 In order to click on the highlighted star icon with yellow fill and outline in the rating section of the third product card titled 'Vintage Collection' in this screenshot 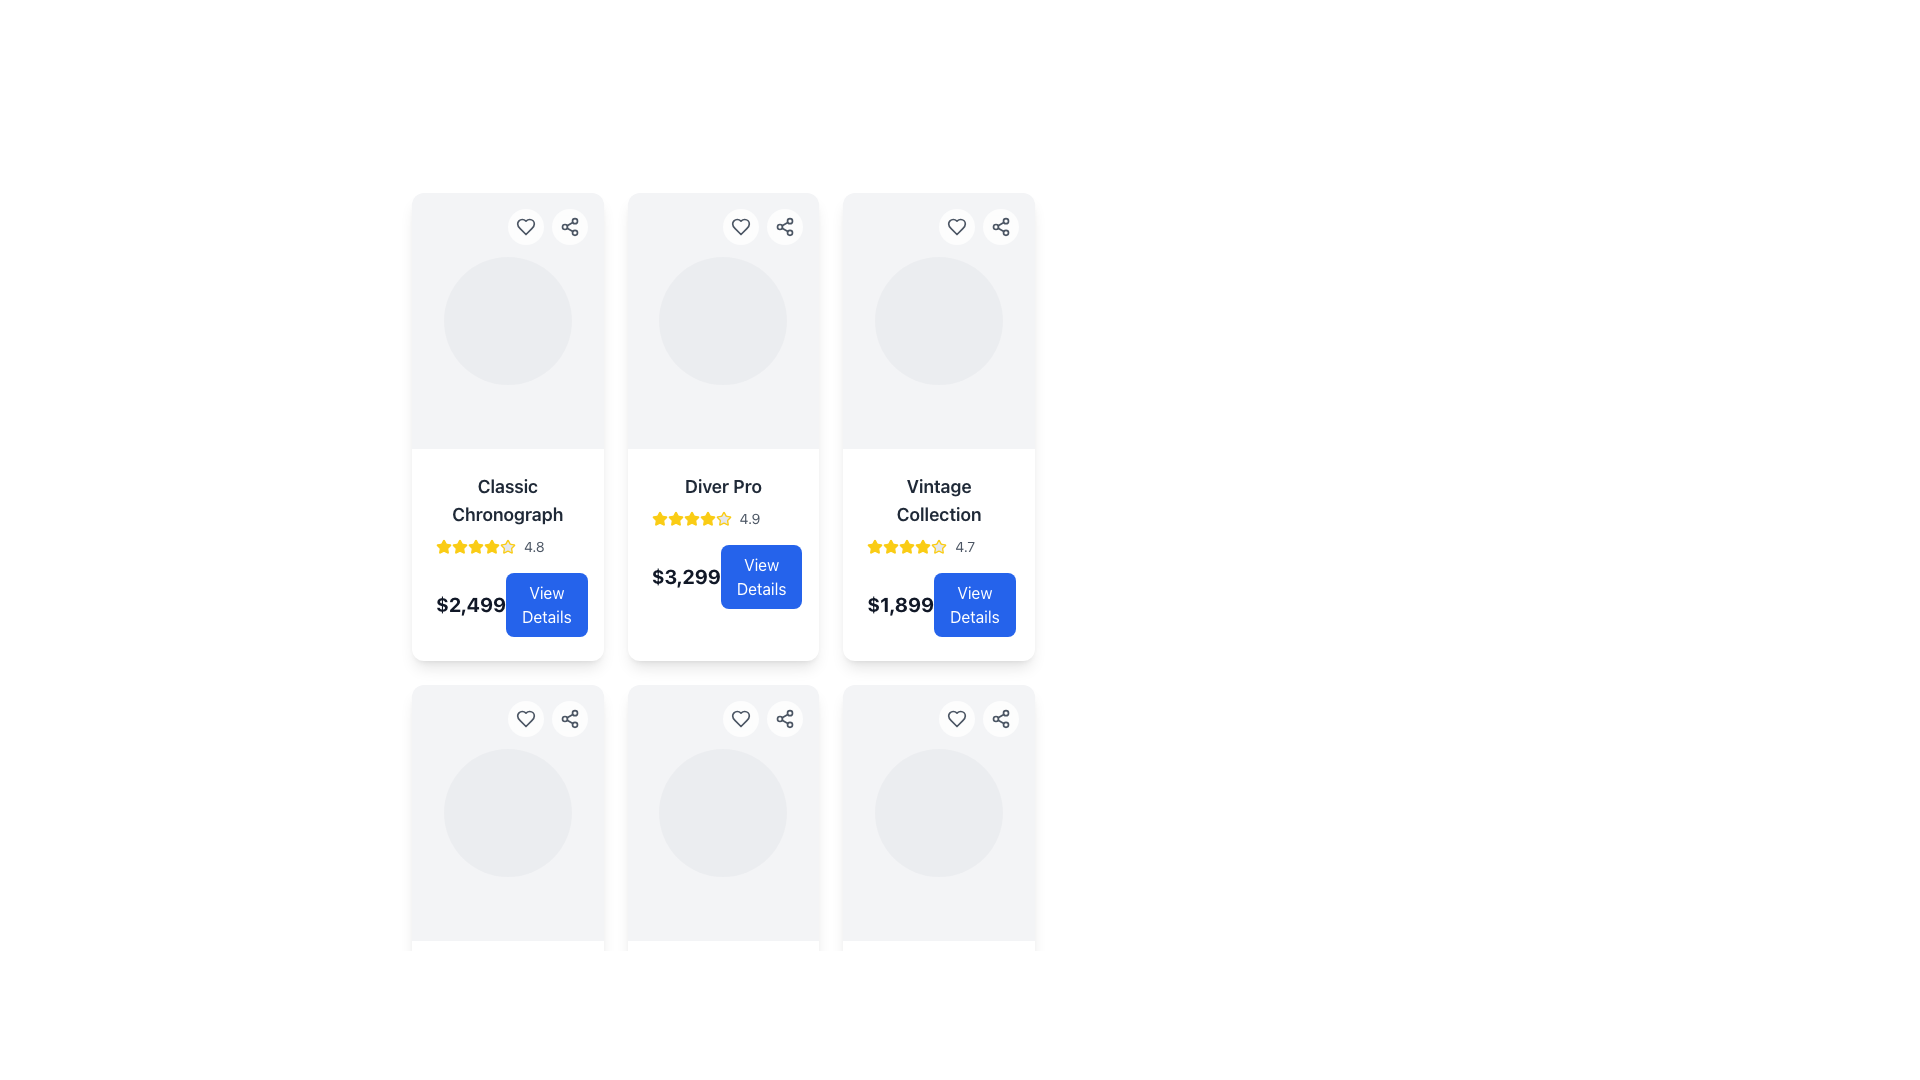, I will do `click(875, 546)`.